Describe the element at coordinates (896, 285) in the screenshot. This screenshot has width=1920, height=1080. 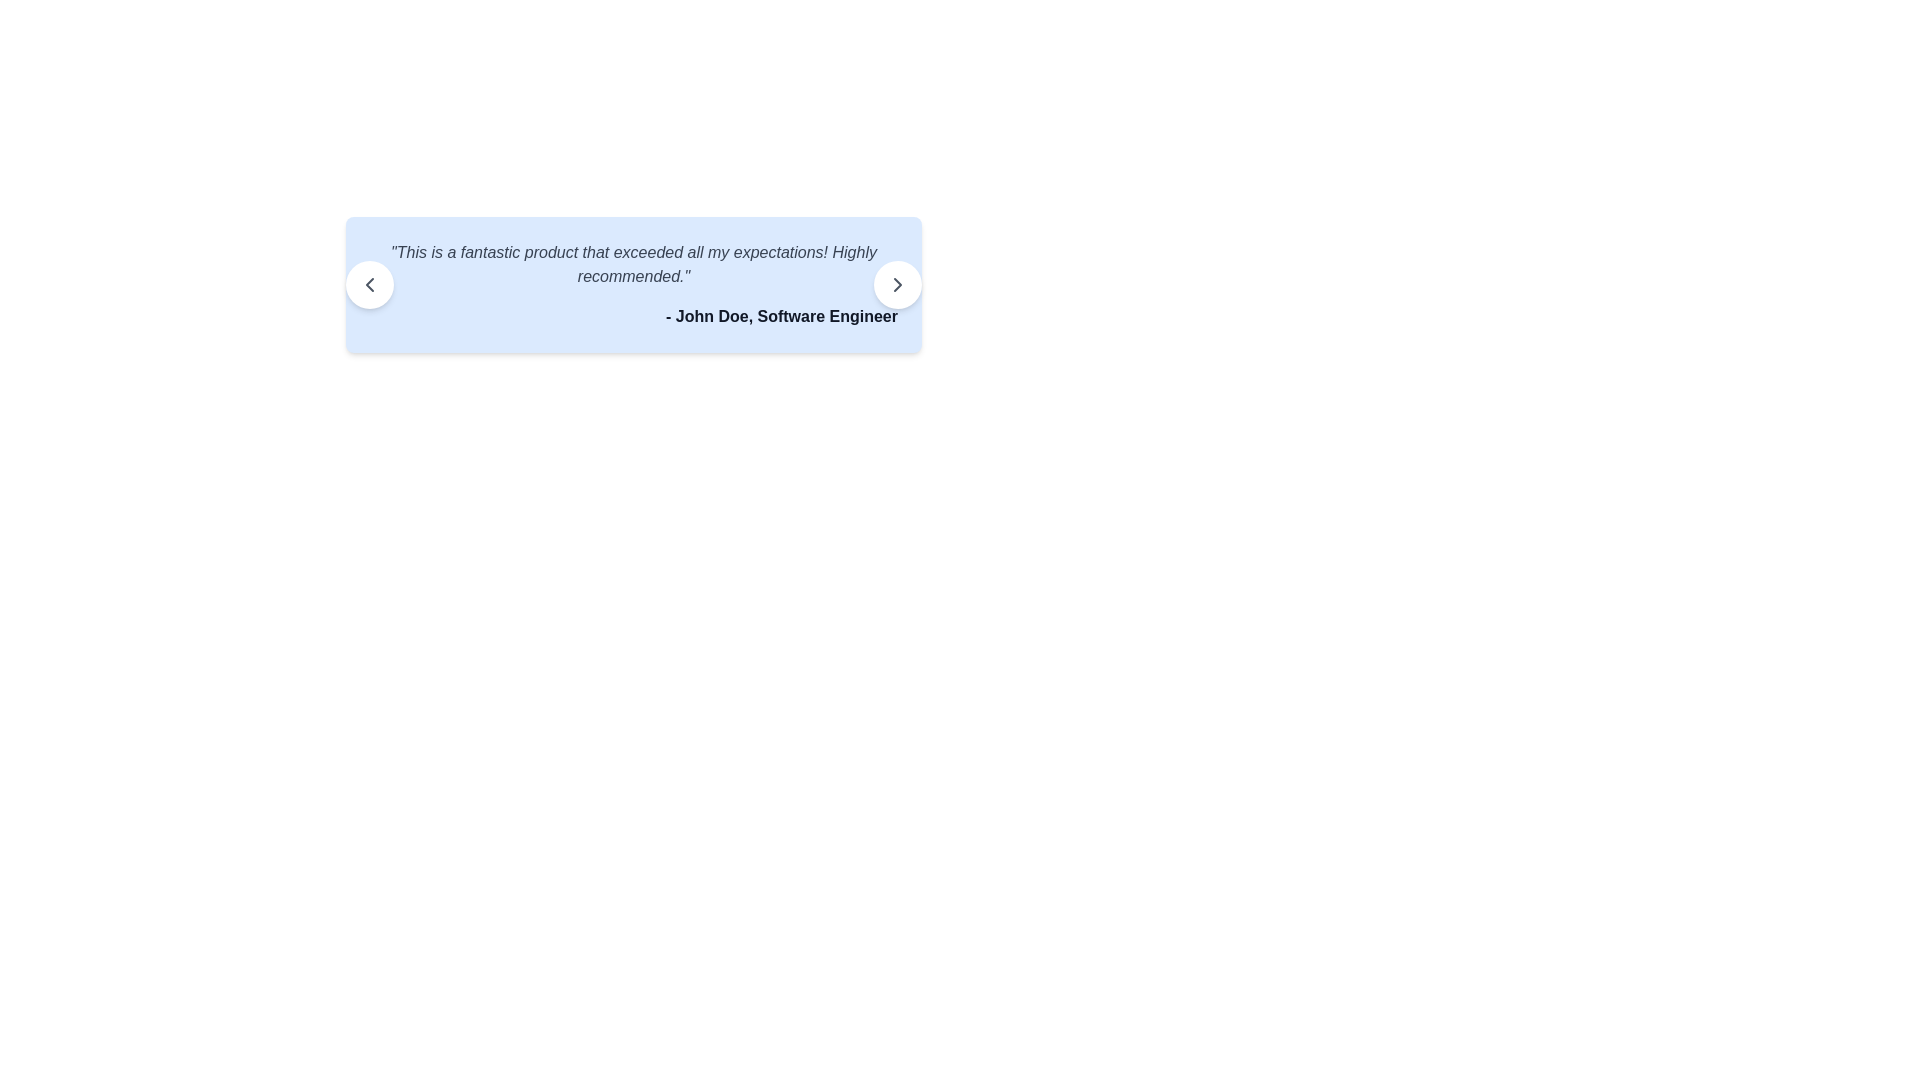
I see `the small rightward-pointing chevron icon, which is located at the far right end of a horizontal testimonial card, for reordering` at that location.